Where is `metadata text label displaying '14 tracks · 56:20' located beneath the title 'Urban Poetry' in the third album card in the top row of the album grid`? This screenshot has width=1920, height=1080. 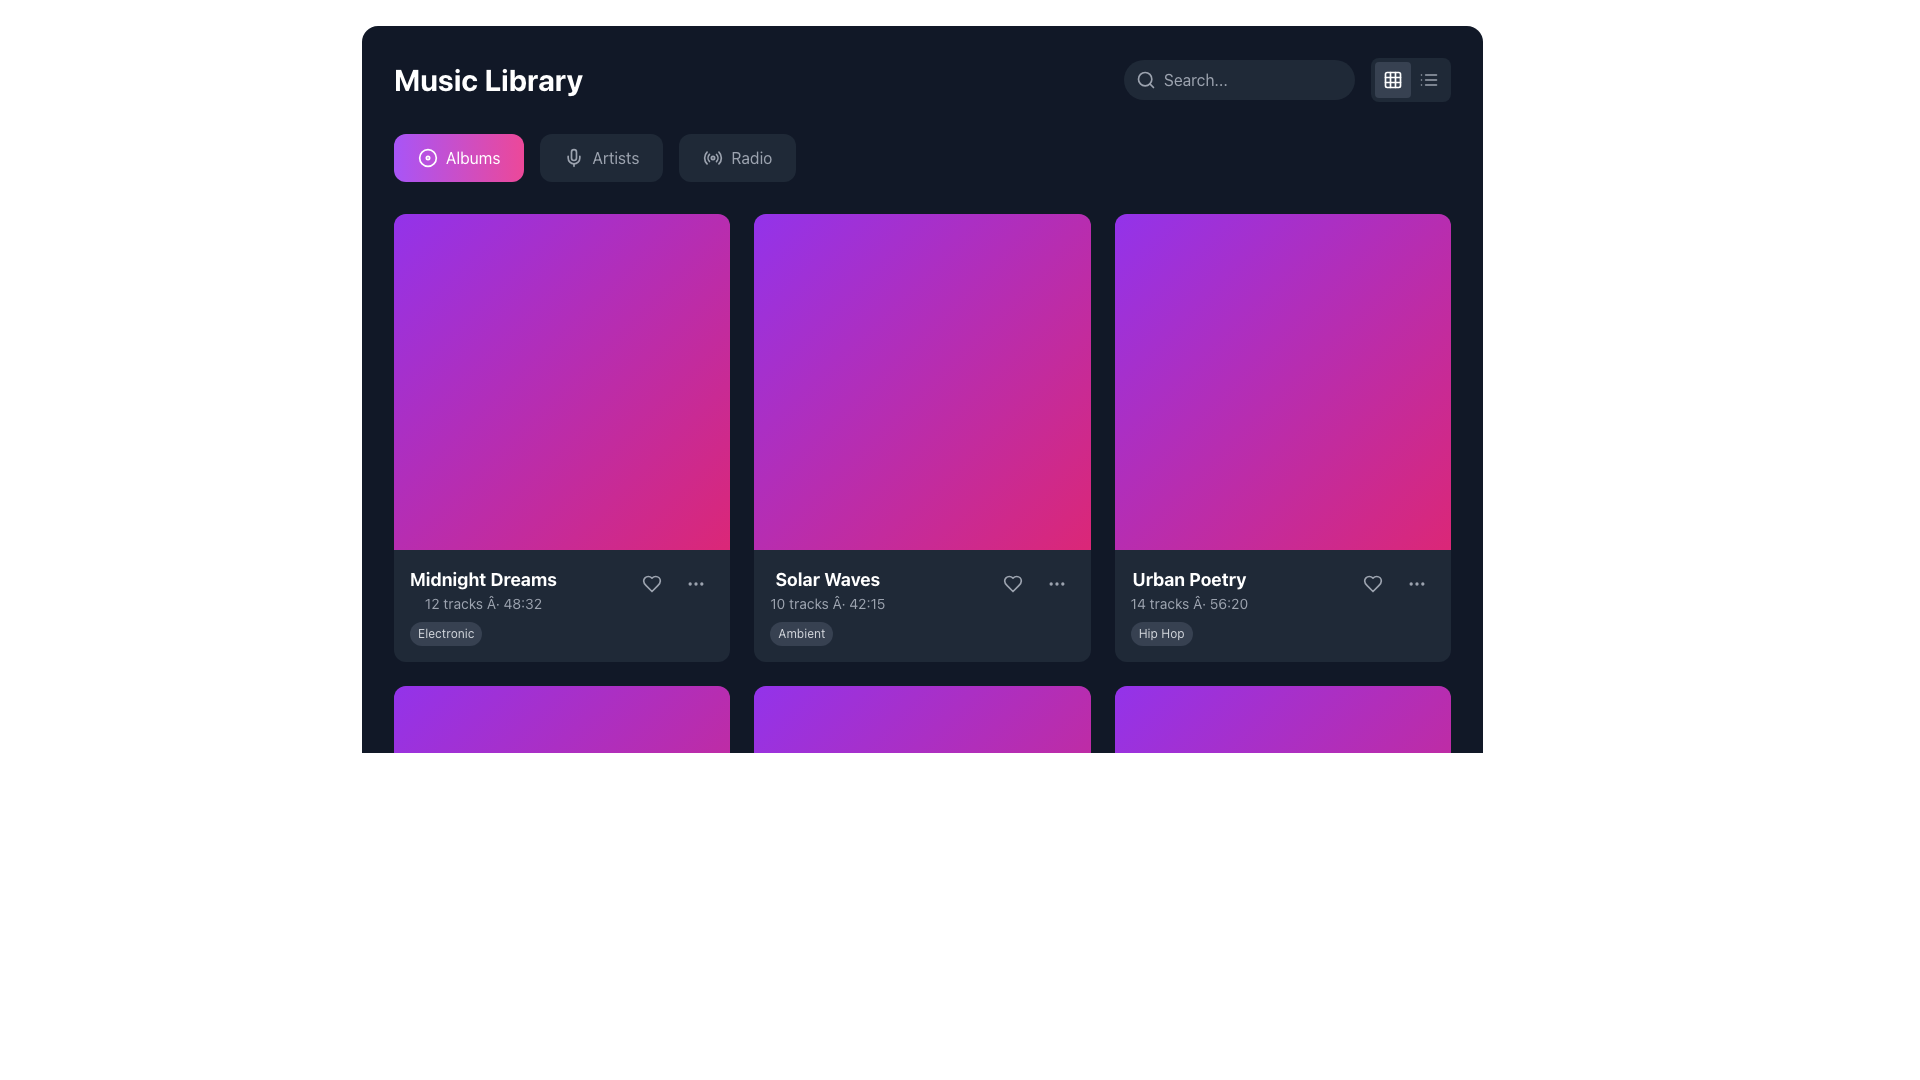
metadata text label displaying '14 tracks · 56:20' located beneath the title 'Urban Poetry' in the third album card in the top row of the album grid is located at coordinates (1189, 603).